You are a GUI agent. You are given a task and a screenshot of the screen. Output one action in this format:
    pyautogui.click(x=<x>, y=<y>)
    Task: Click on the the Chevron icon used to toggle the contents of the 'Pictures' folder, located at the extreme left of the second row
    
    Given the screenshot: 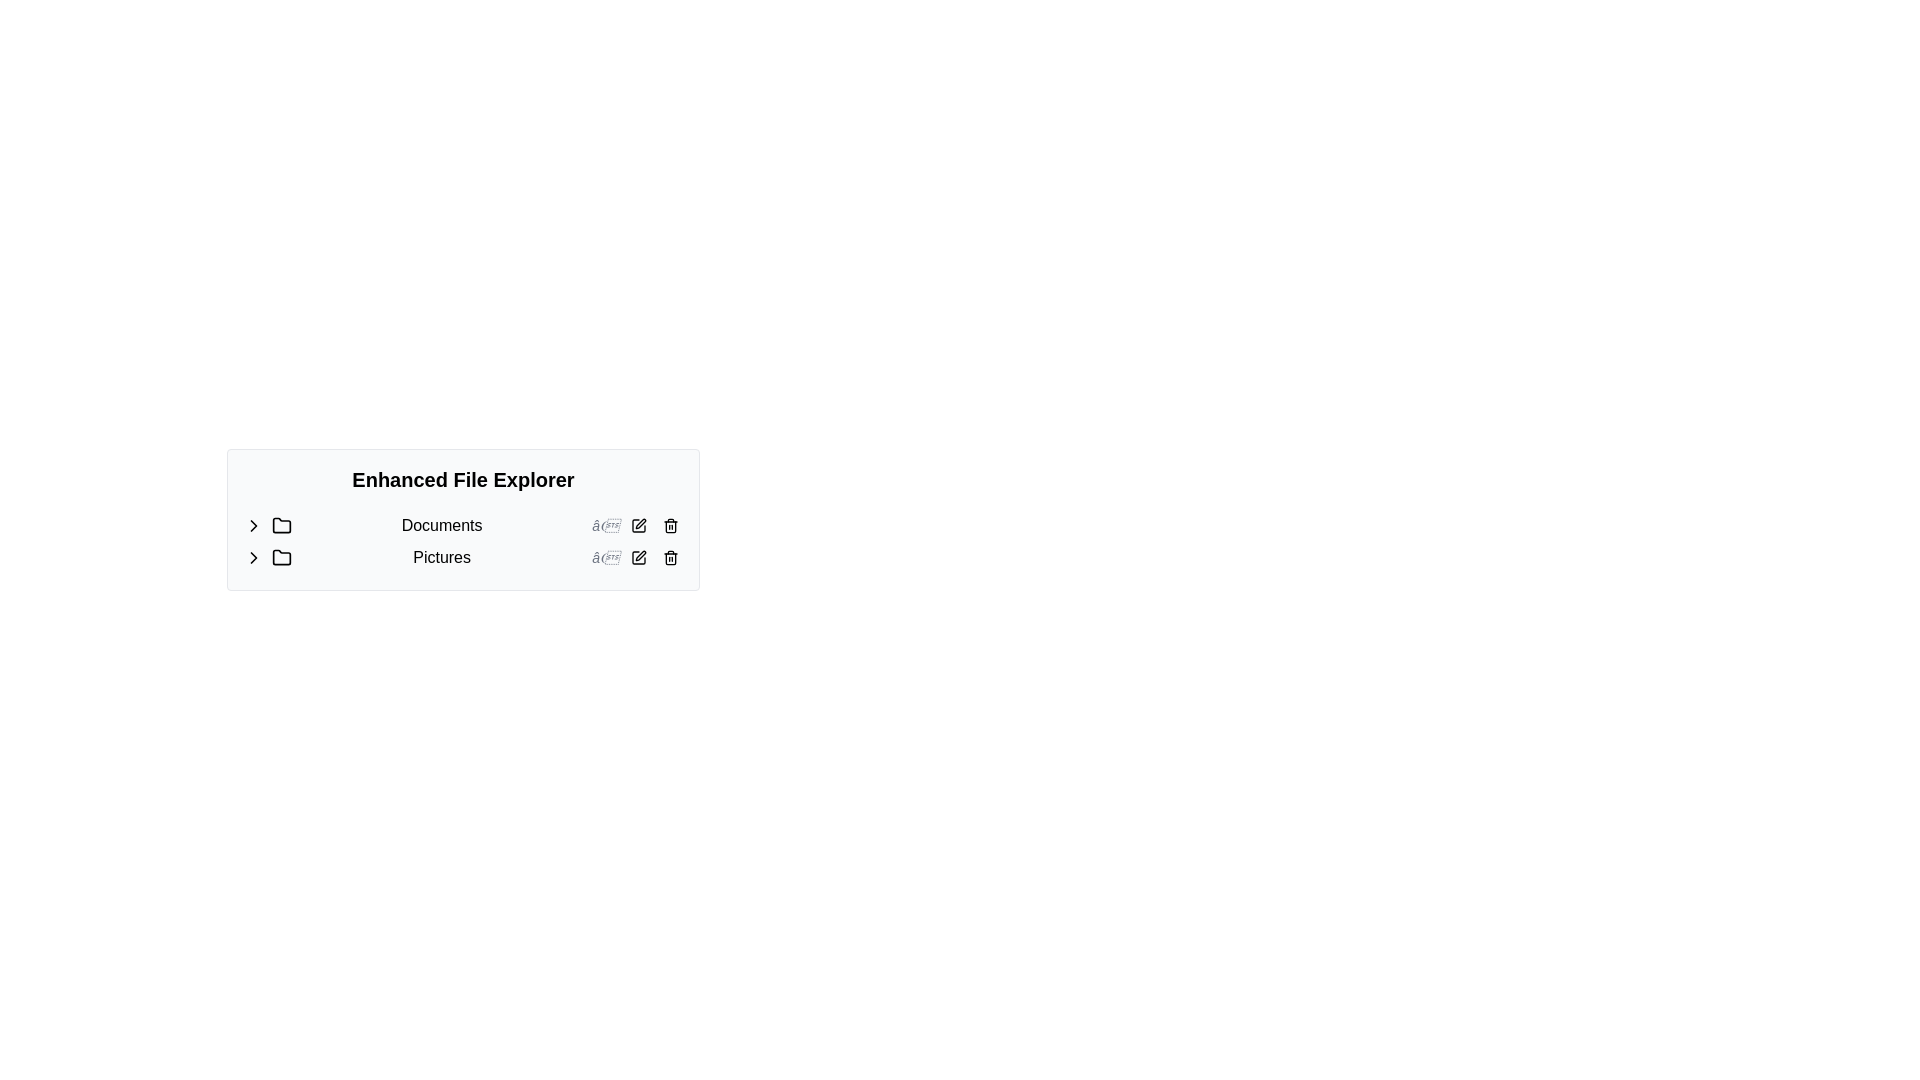 What is the action you would take?
    pyautogui.click(x=253, y=558)
    